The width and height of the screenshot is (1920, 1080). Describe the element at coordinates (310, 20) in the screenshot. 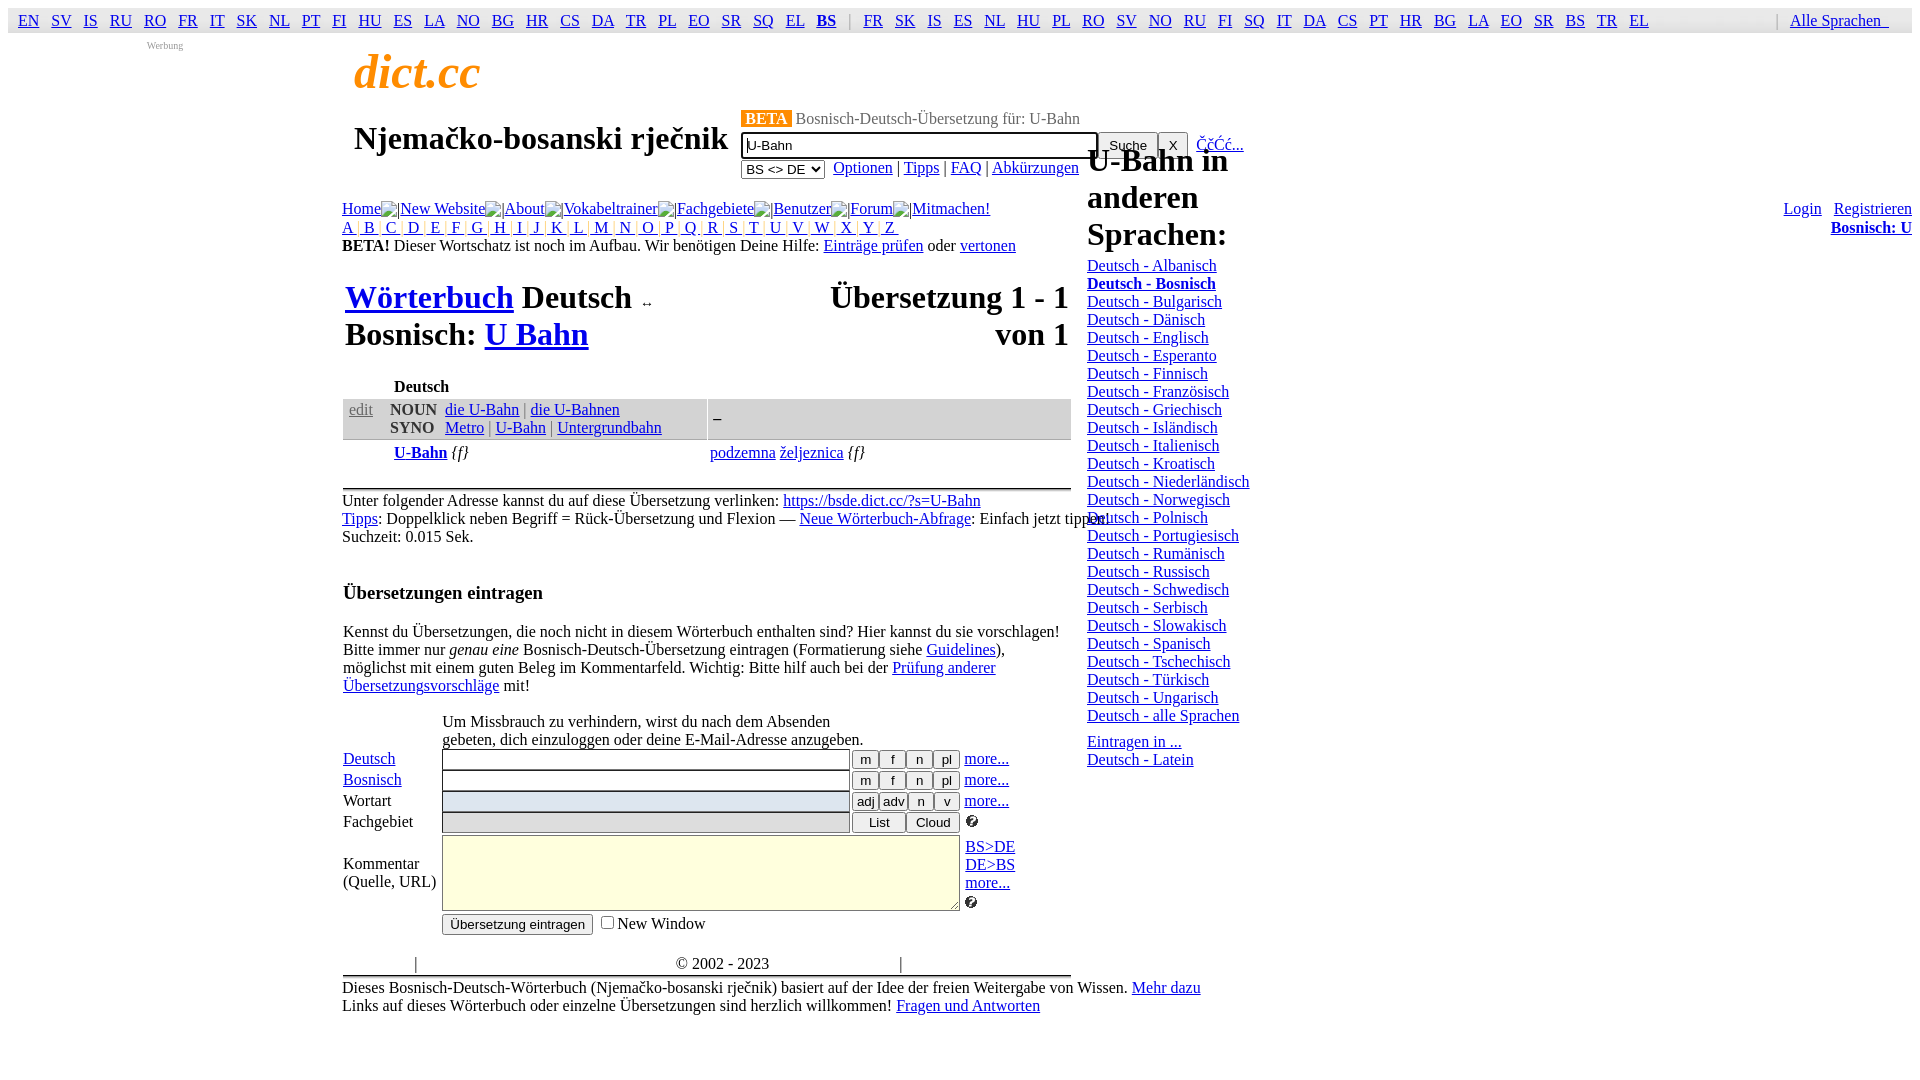

I see `'PT'` at that location.